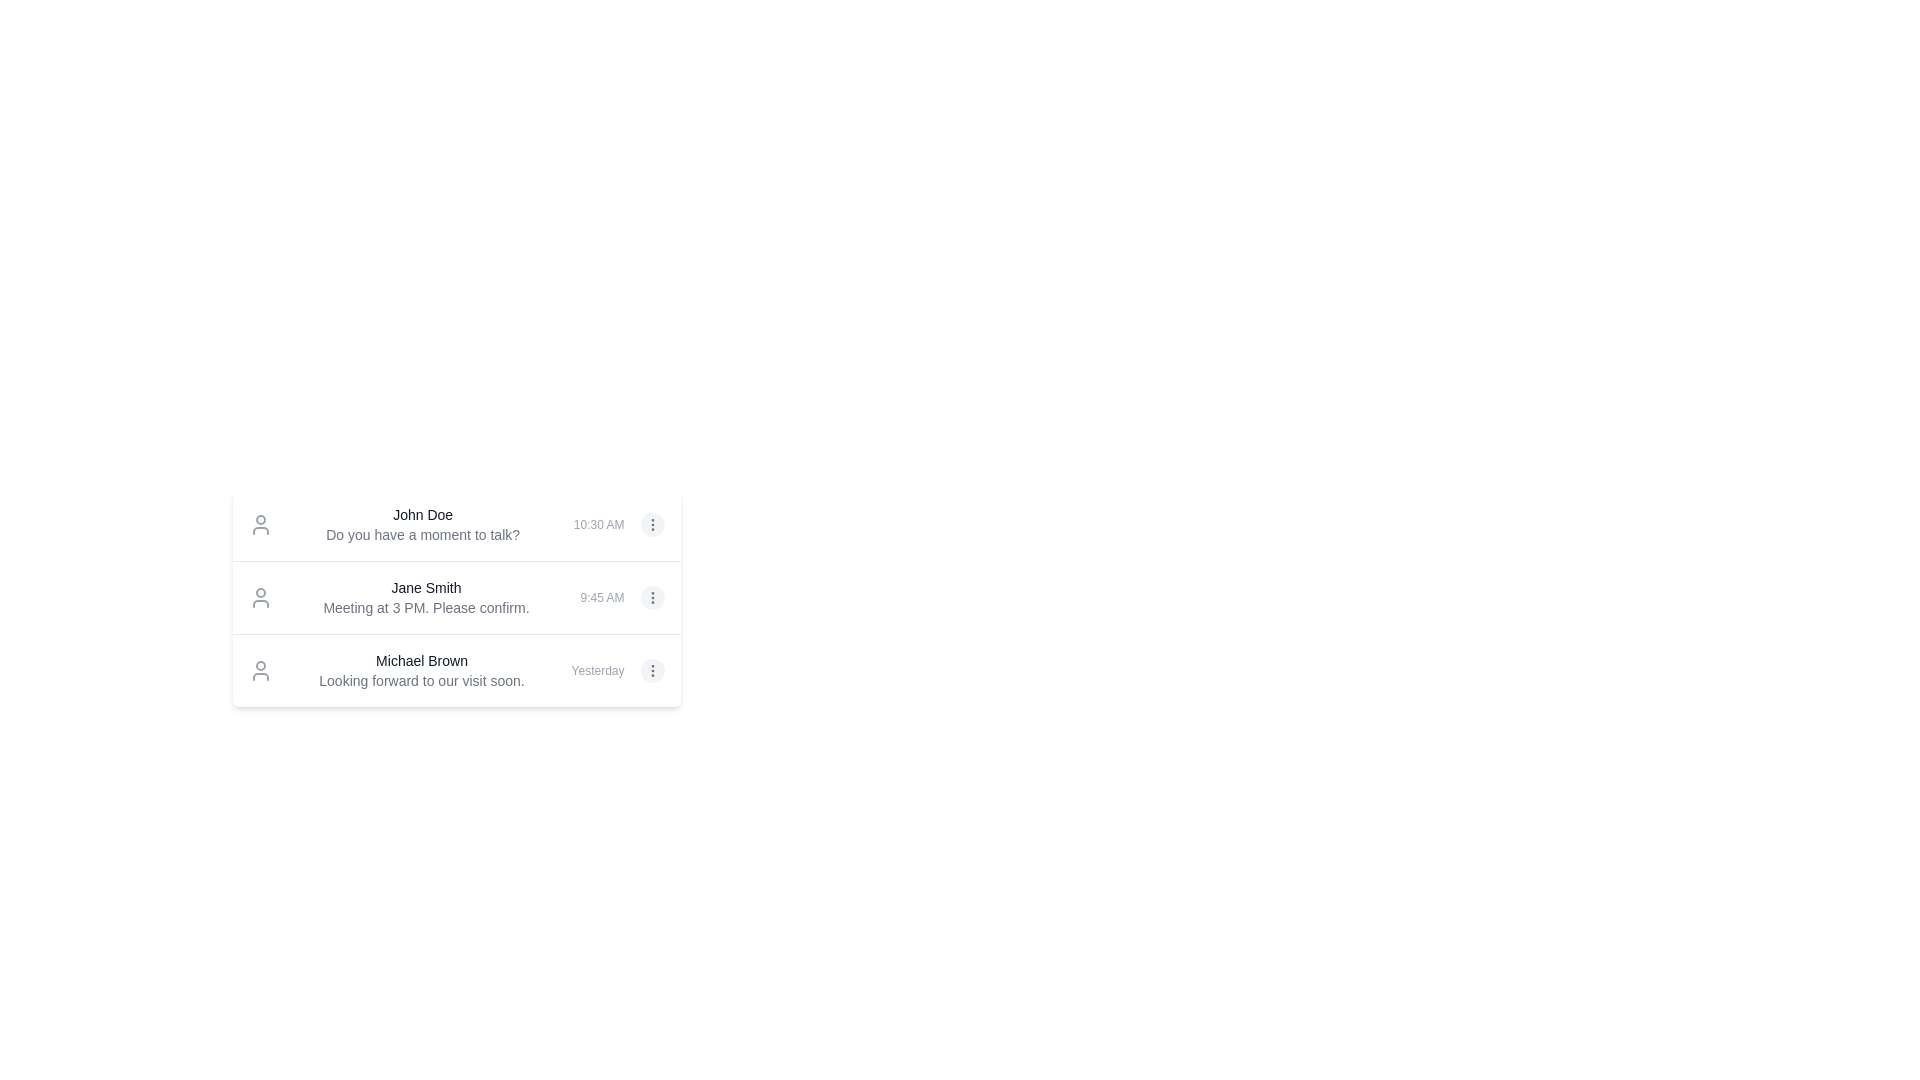  I want to click on the menu trigger button located at the rightmost position in the second item of the user interactions list, so click(652, 596).